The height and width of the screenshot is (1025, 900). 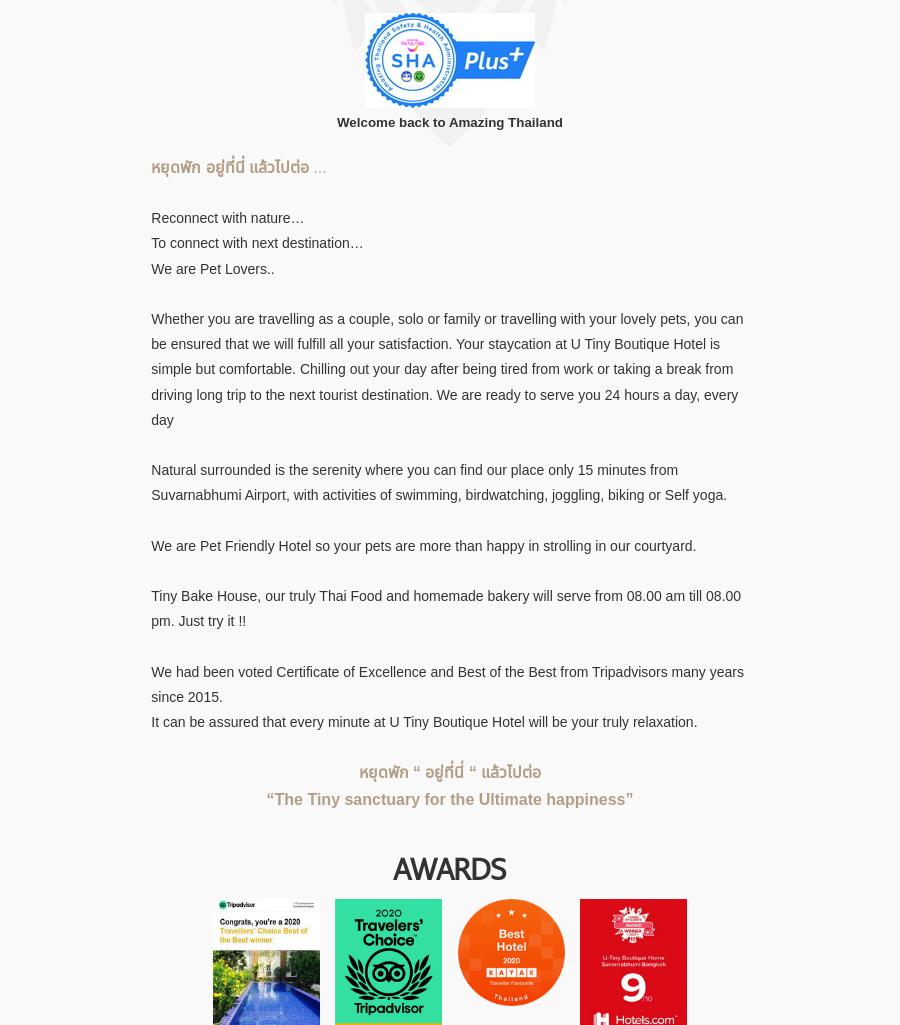 I want to click on 'Welcome back to Amazing Thailand', so click(x=449, y=122).